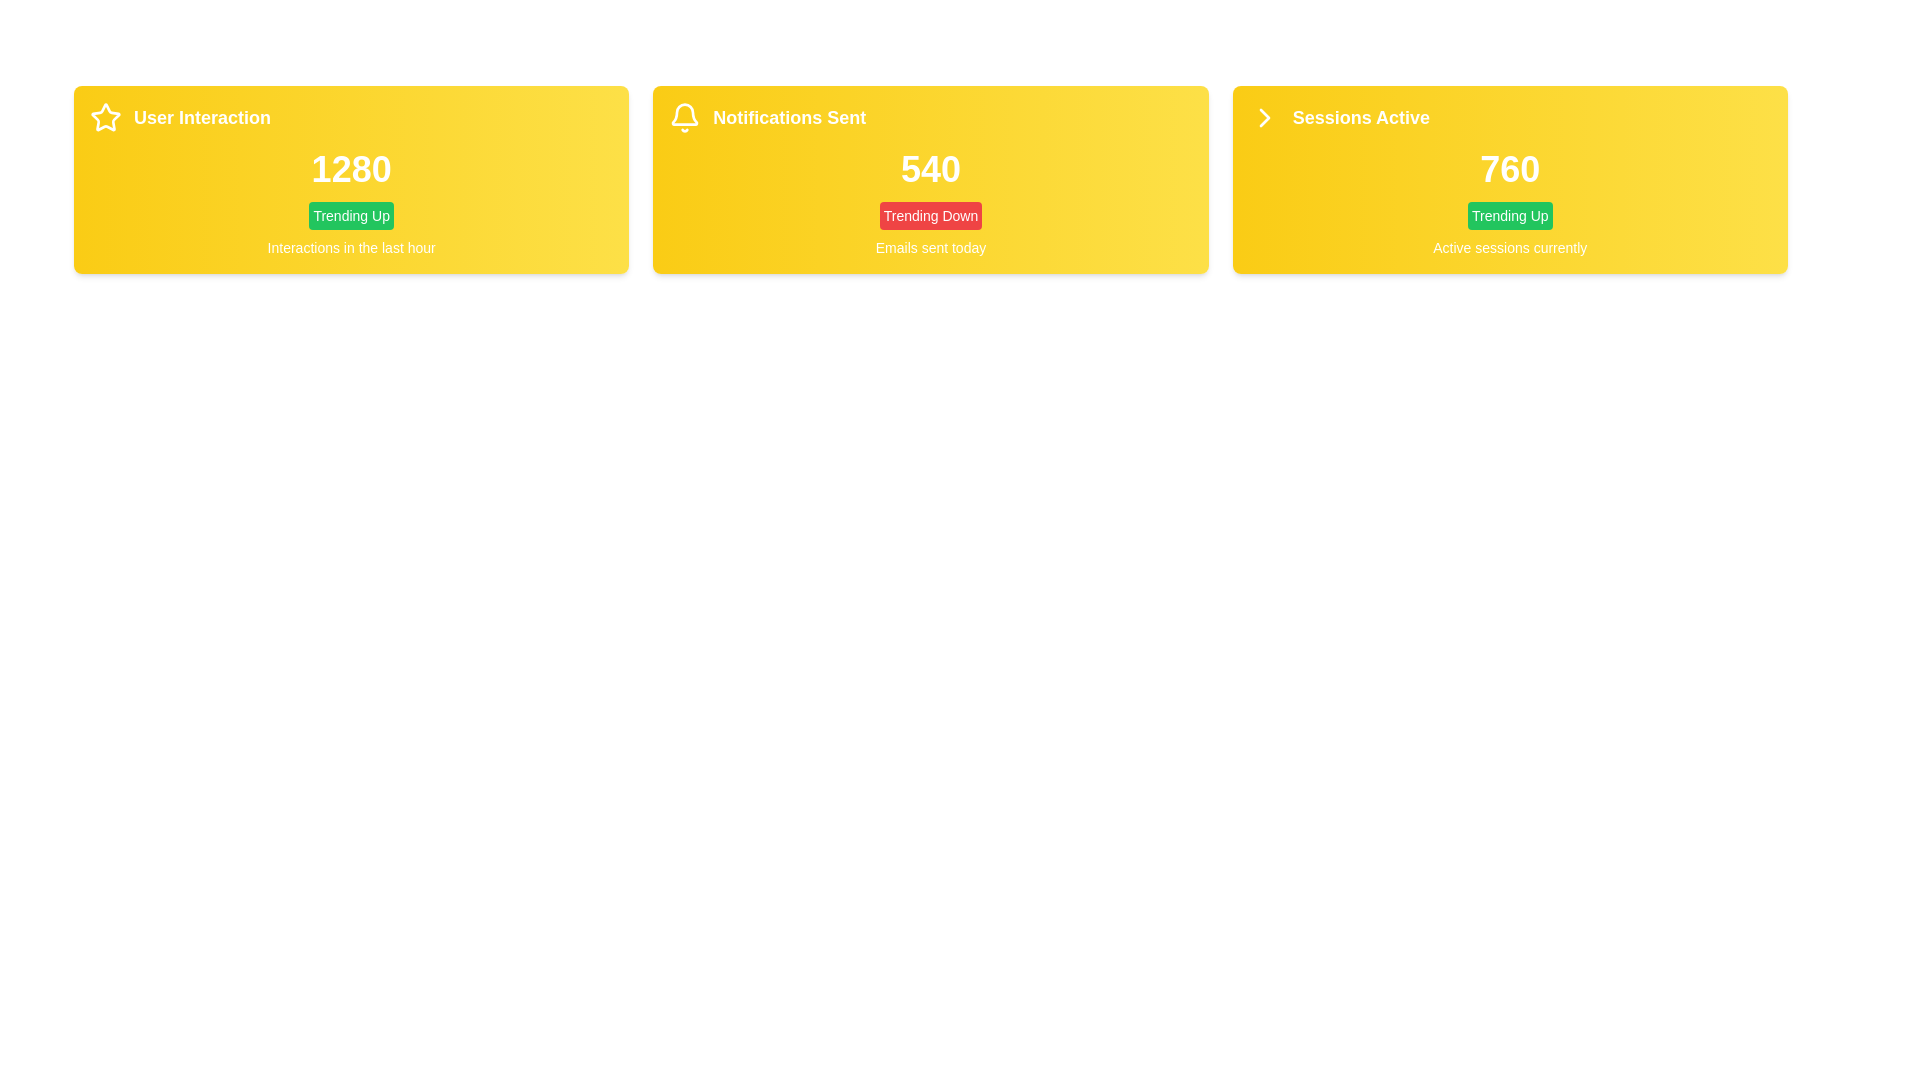  Describe the element at coordinates (351, 168) in the screenshot. I see `the numerical data displayed in the first card under the label 'User Interaction'` at that location.